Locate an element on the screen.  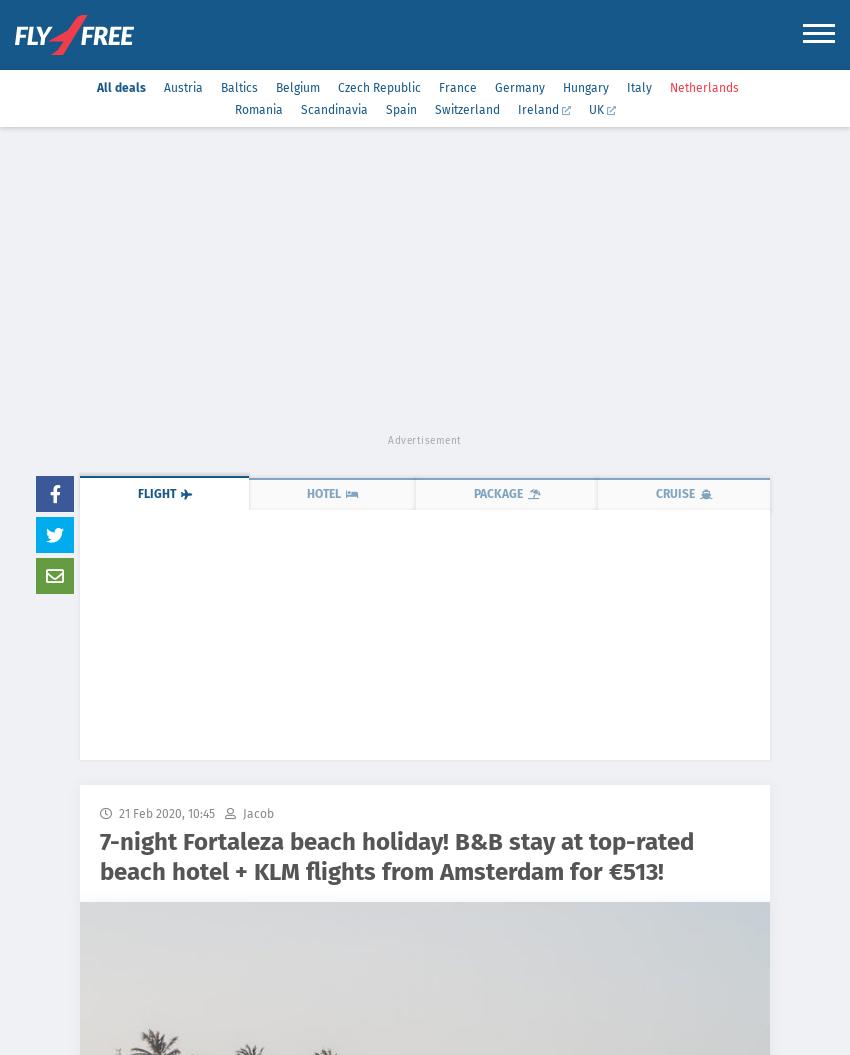
'Germany' is located at coordinates (518, 86).